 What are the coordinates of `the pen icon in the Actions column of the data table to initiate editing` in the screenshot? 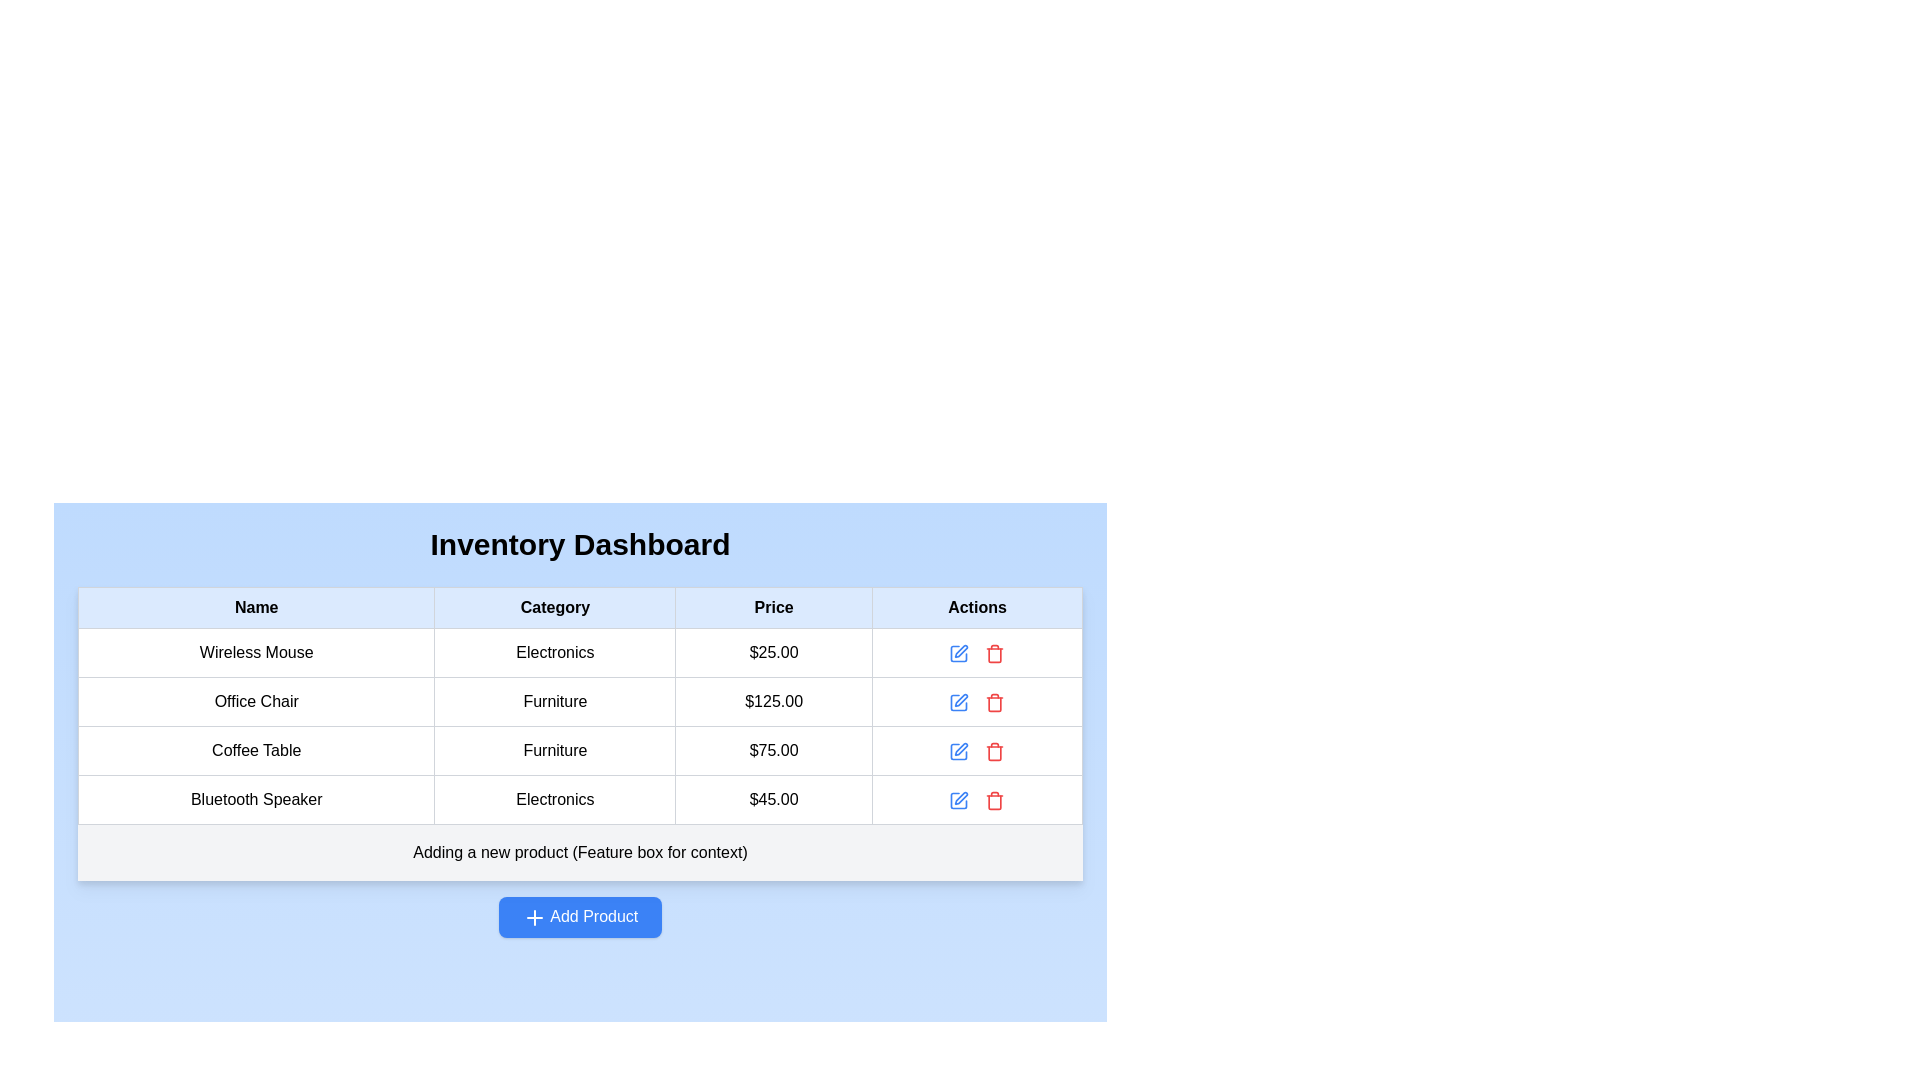 It's located at (958, 701).